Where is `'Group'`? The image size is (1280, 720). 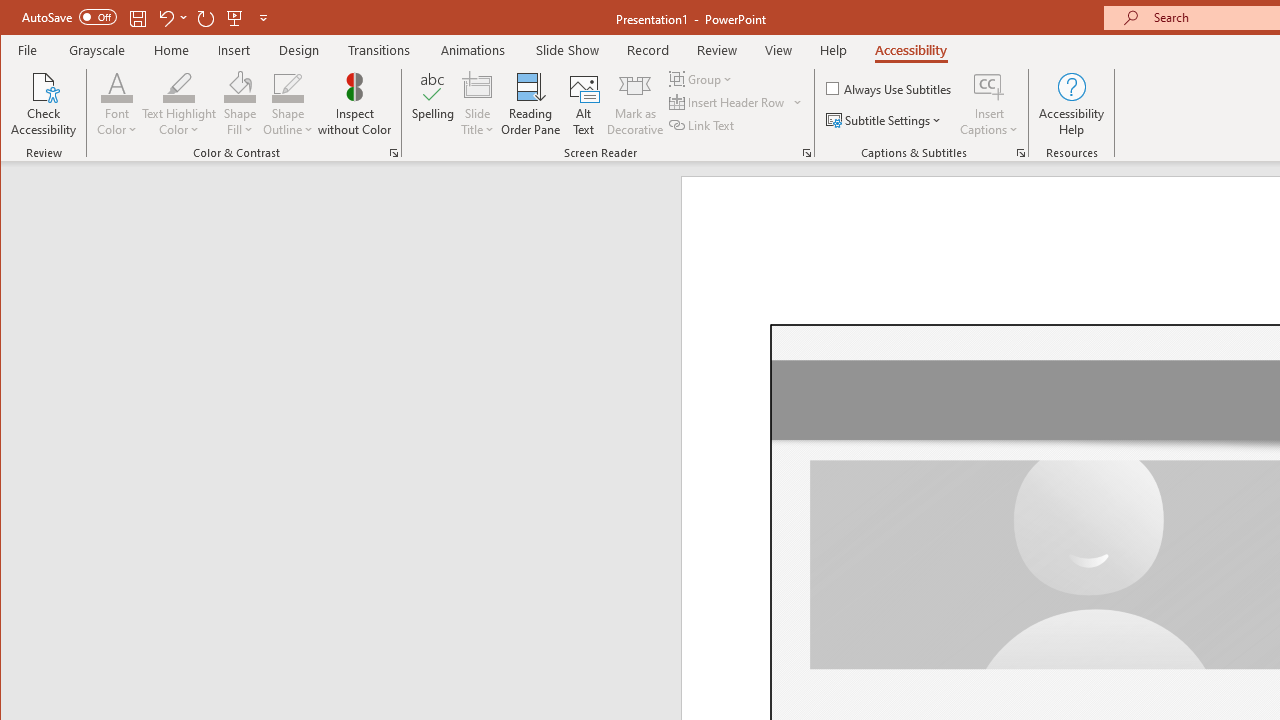
'Group' is located at coordinates (702, 78).